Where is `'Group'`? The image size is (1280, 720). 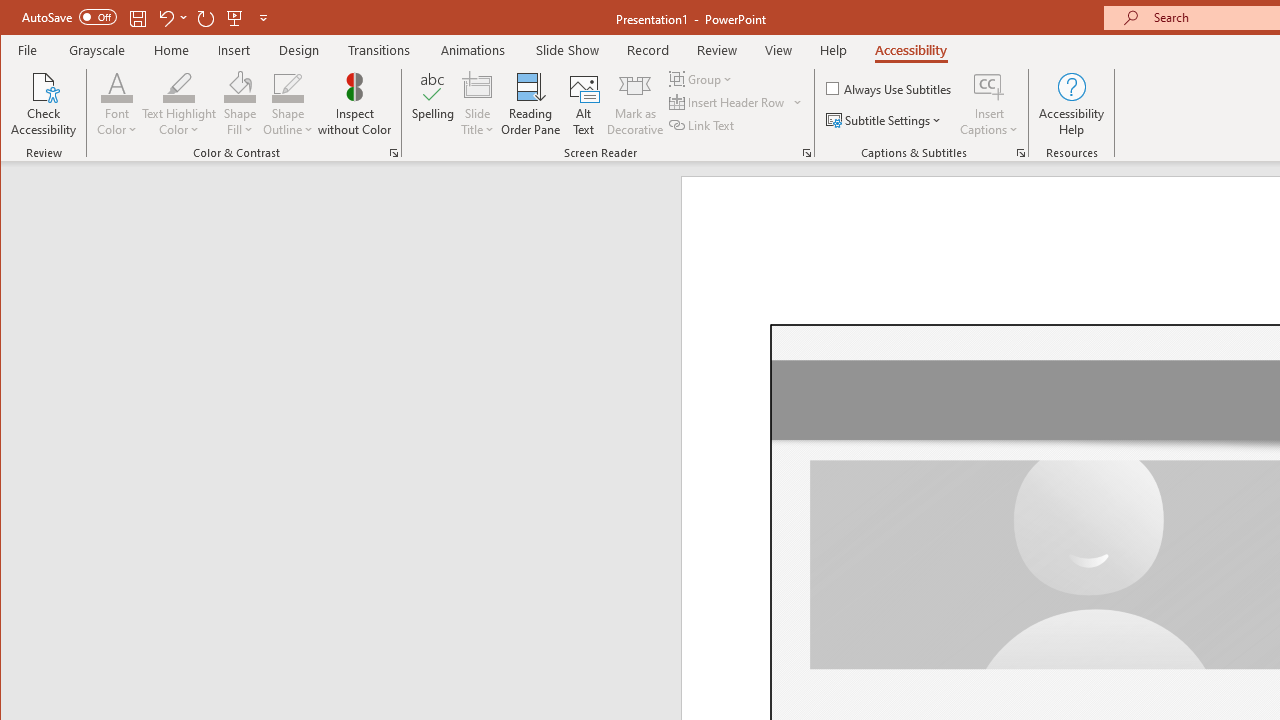
'Group' is located at coordinates (702, 78).